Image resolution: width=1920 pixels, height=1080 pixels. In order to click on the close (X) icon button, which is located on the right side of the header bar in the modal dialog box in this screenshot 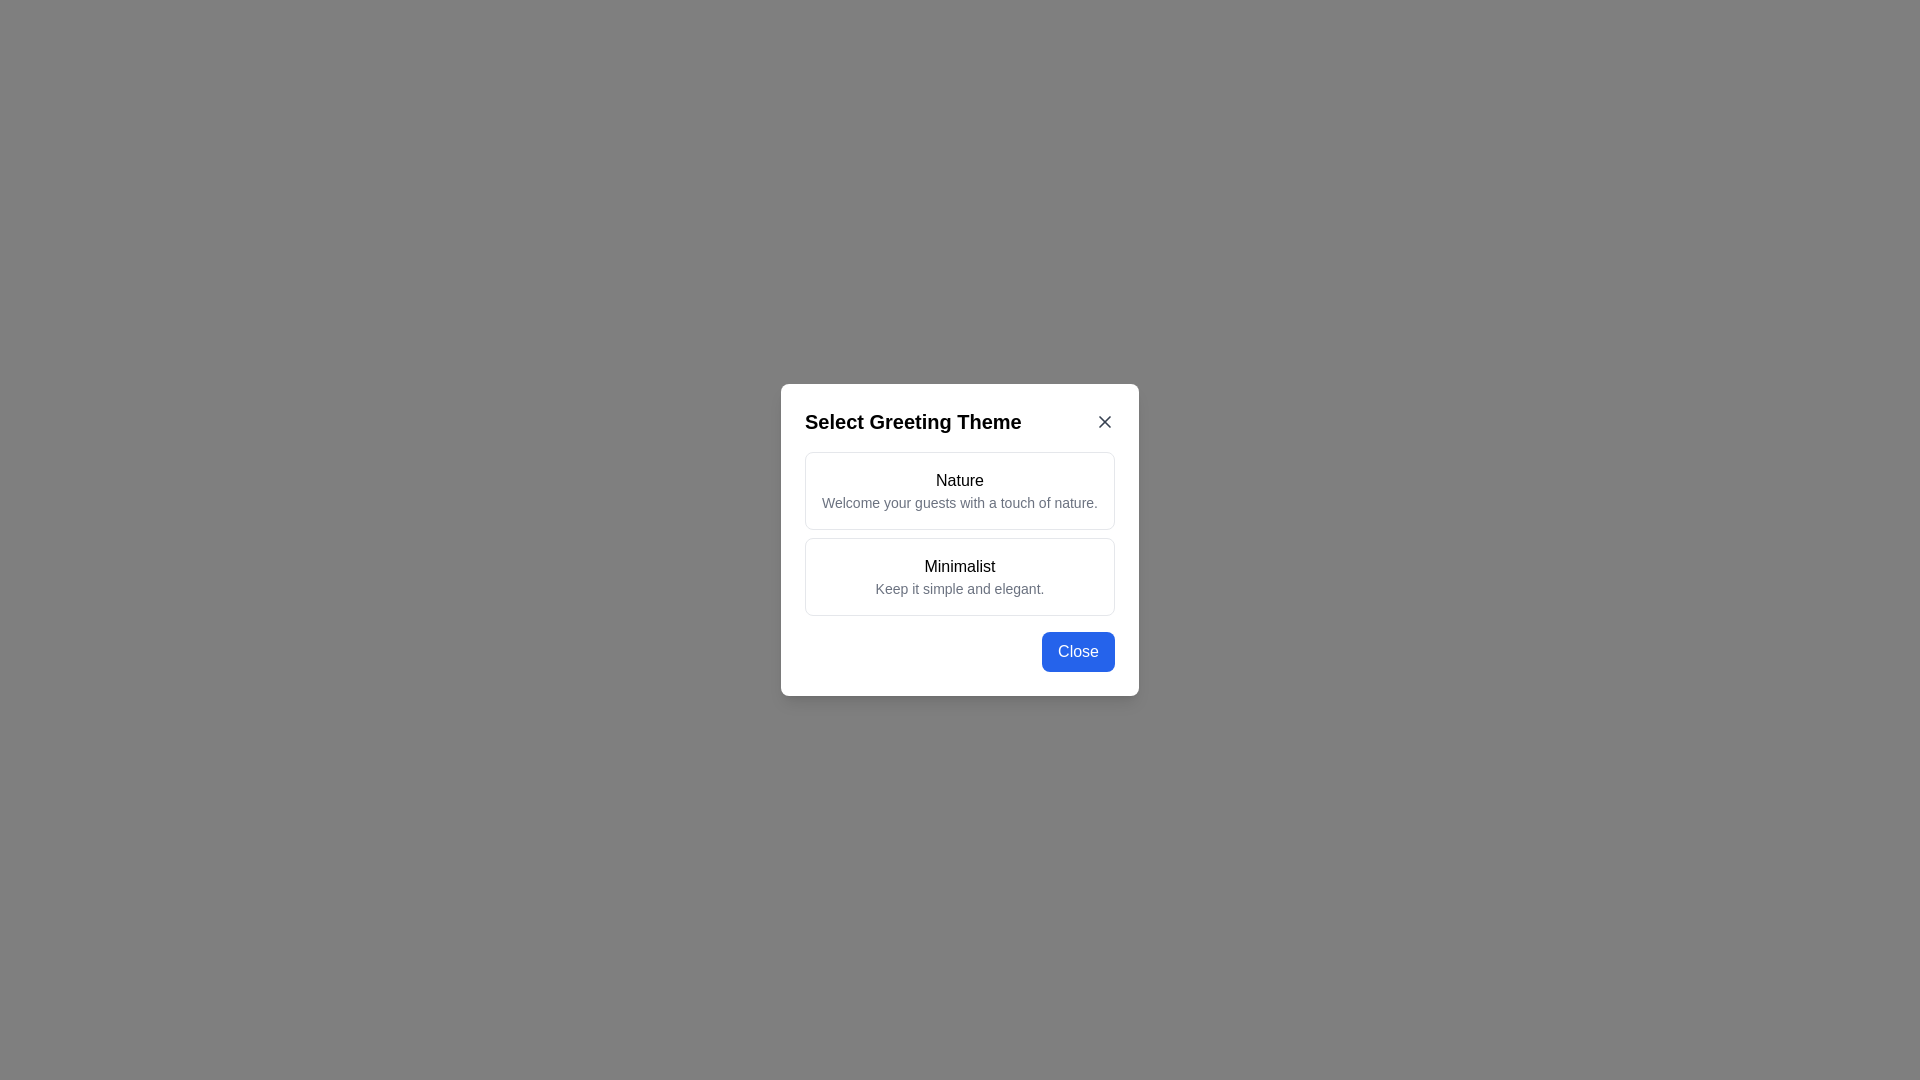, I will do `click(1103, 420)`.